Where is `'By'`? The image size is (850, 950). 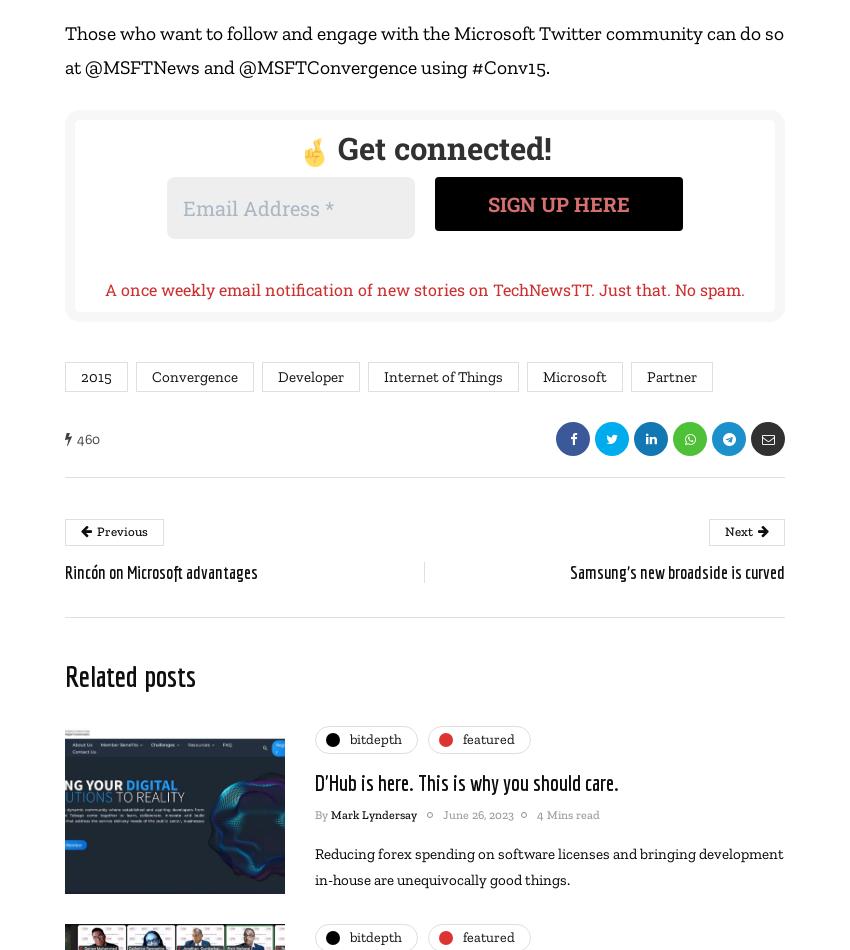 'By' is located at coordinates (323, 814).